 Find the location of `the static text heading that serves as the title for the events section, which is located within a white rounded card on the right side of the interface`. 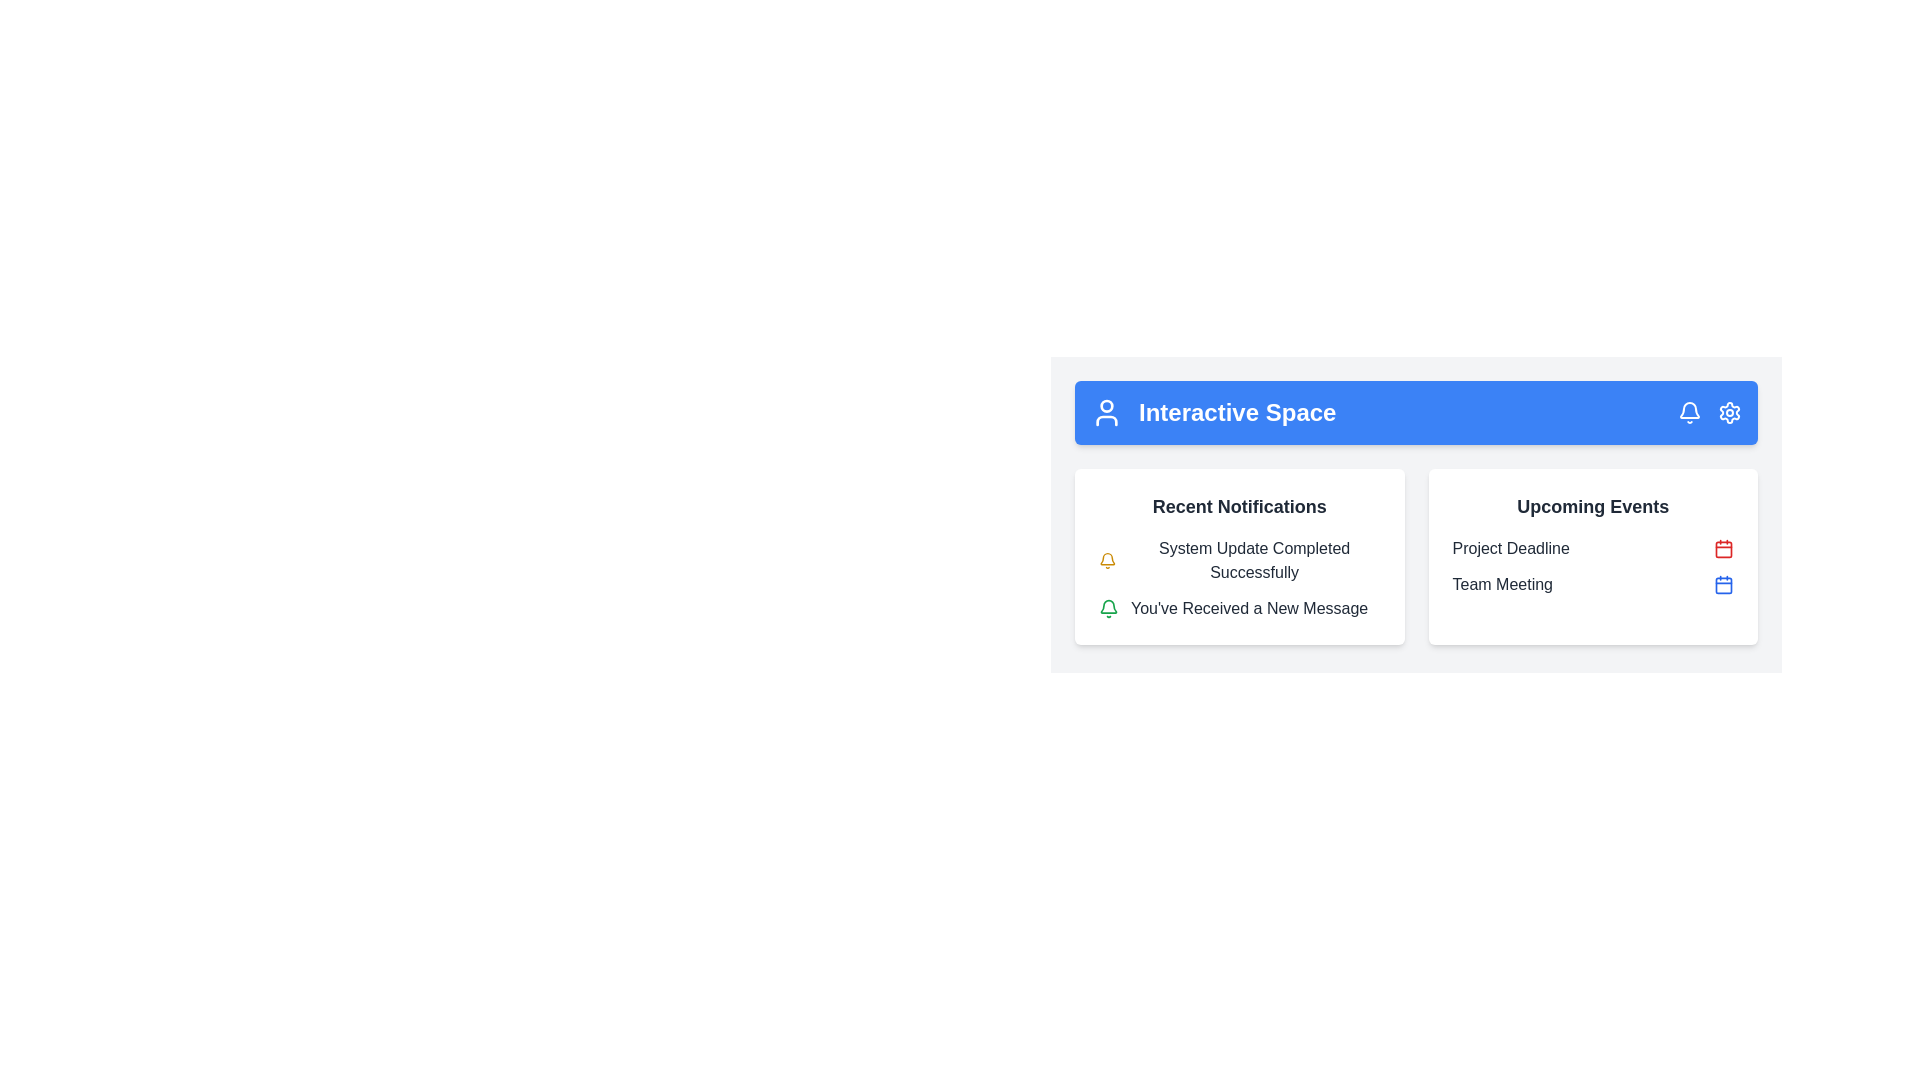

the static text heading that serves as the title for the events section, which is located within a white rounded card on the right side of the interface is located at coordinates (1592, 505).